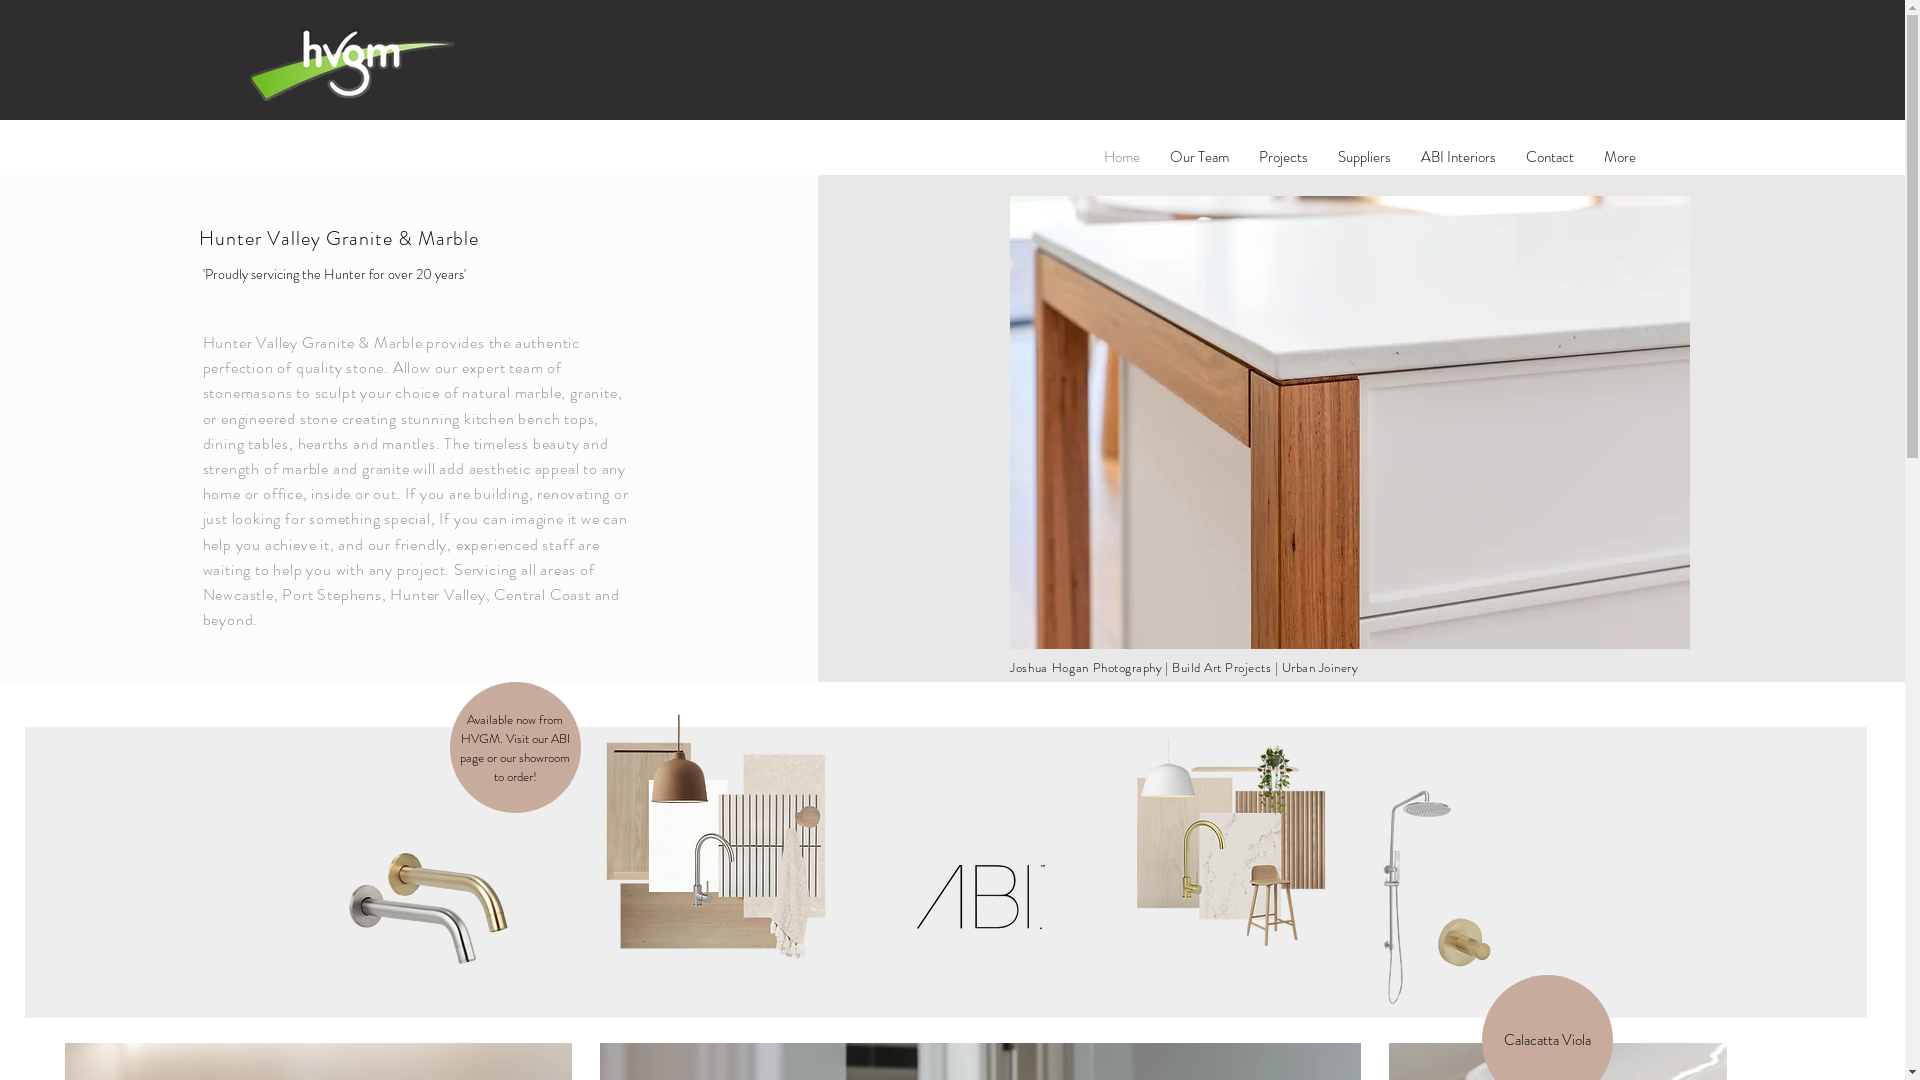 The image size is (1920, 1080). I want to click on 'Contact', so click(1548, 156).